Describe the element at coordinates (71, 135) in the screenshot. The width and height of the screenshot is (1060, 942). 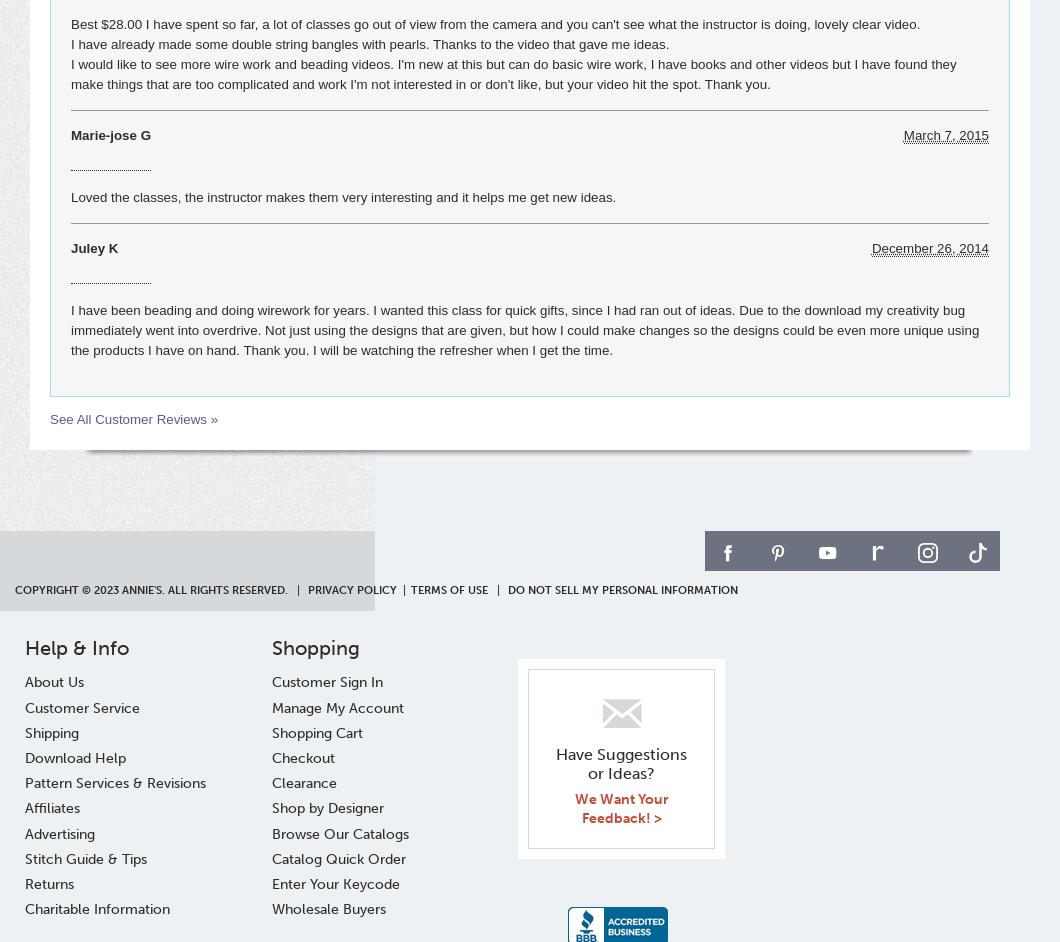
I see `'Marie-jose G'` at that location.